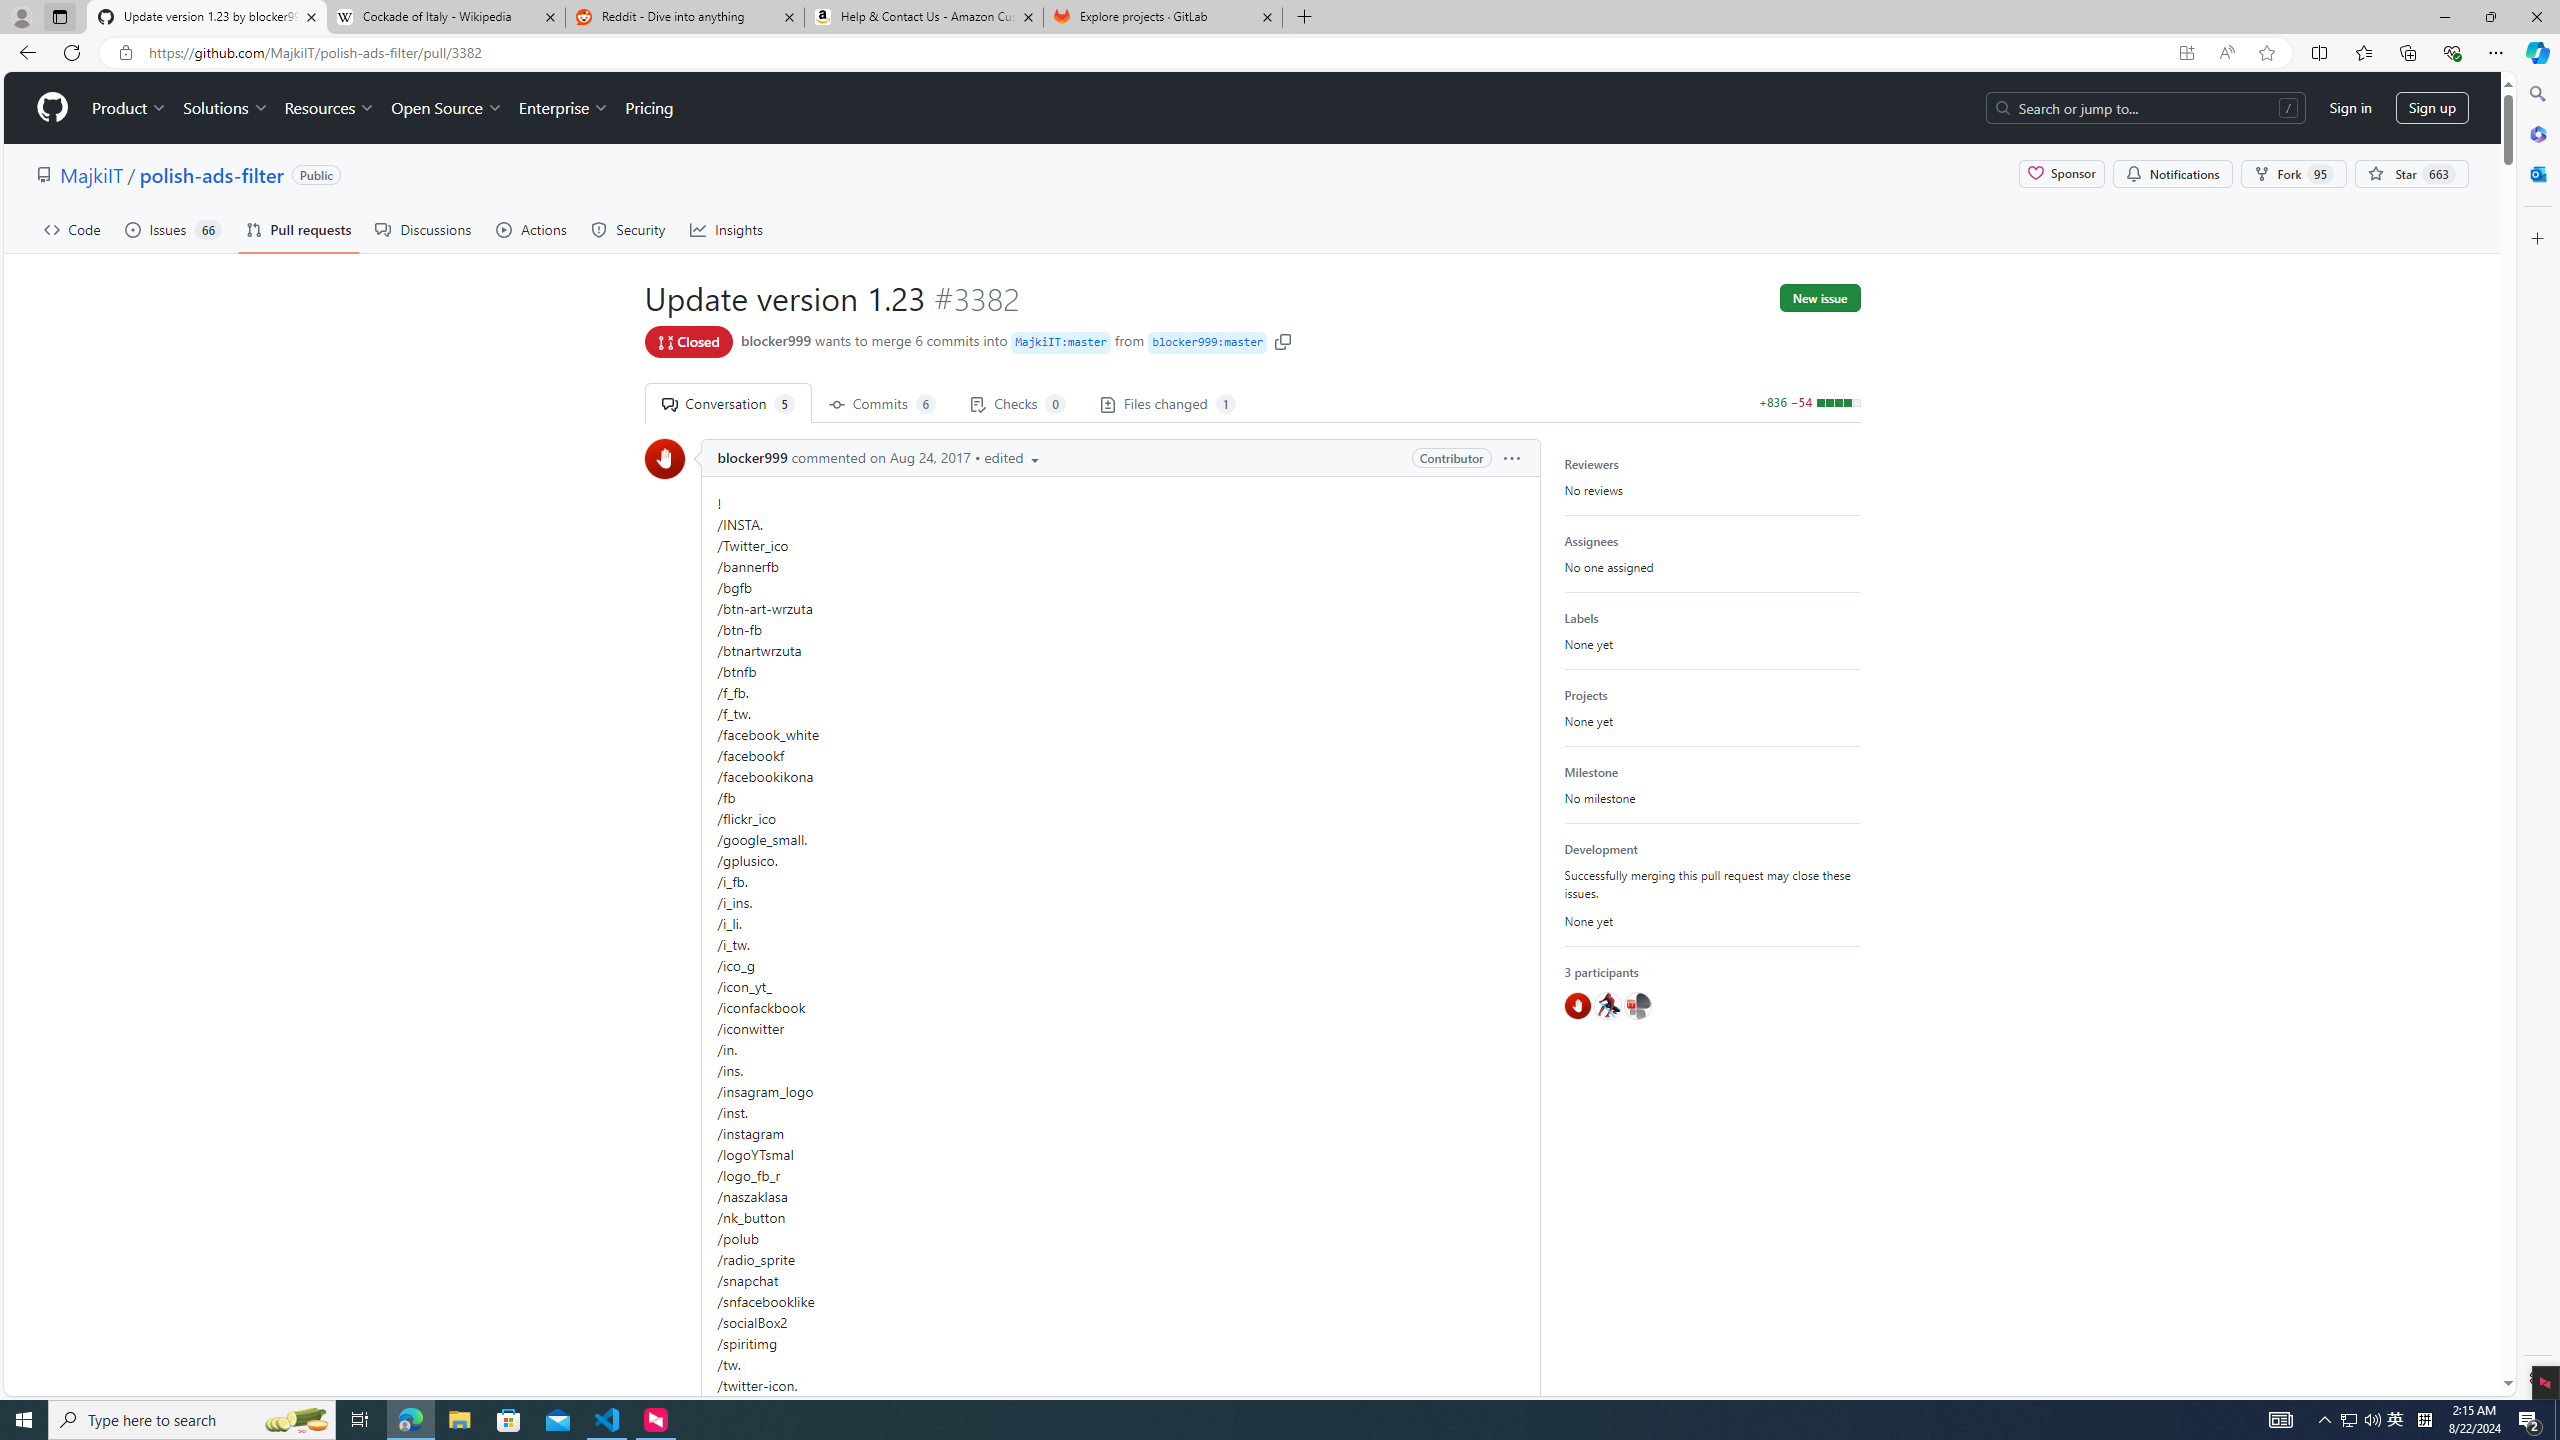 The height and width of the screenshot is (1440, 2560). Describe the element at coordinates (72, 229) in the screenshot. I see `'Code'` at that location.